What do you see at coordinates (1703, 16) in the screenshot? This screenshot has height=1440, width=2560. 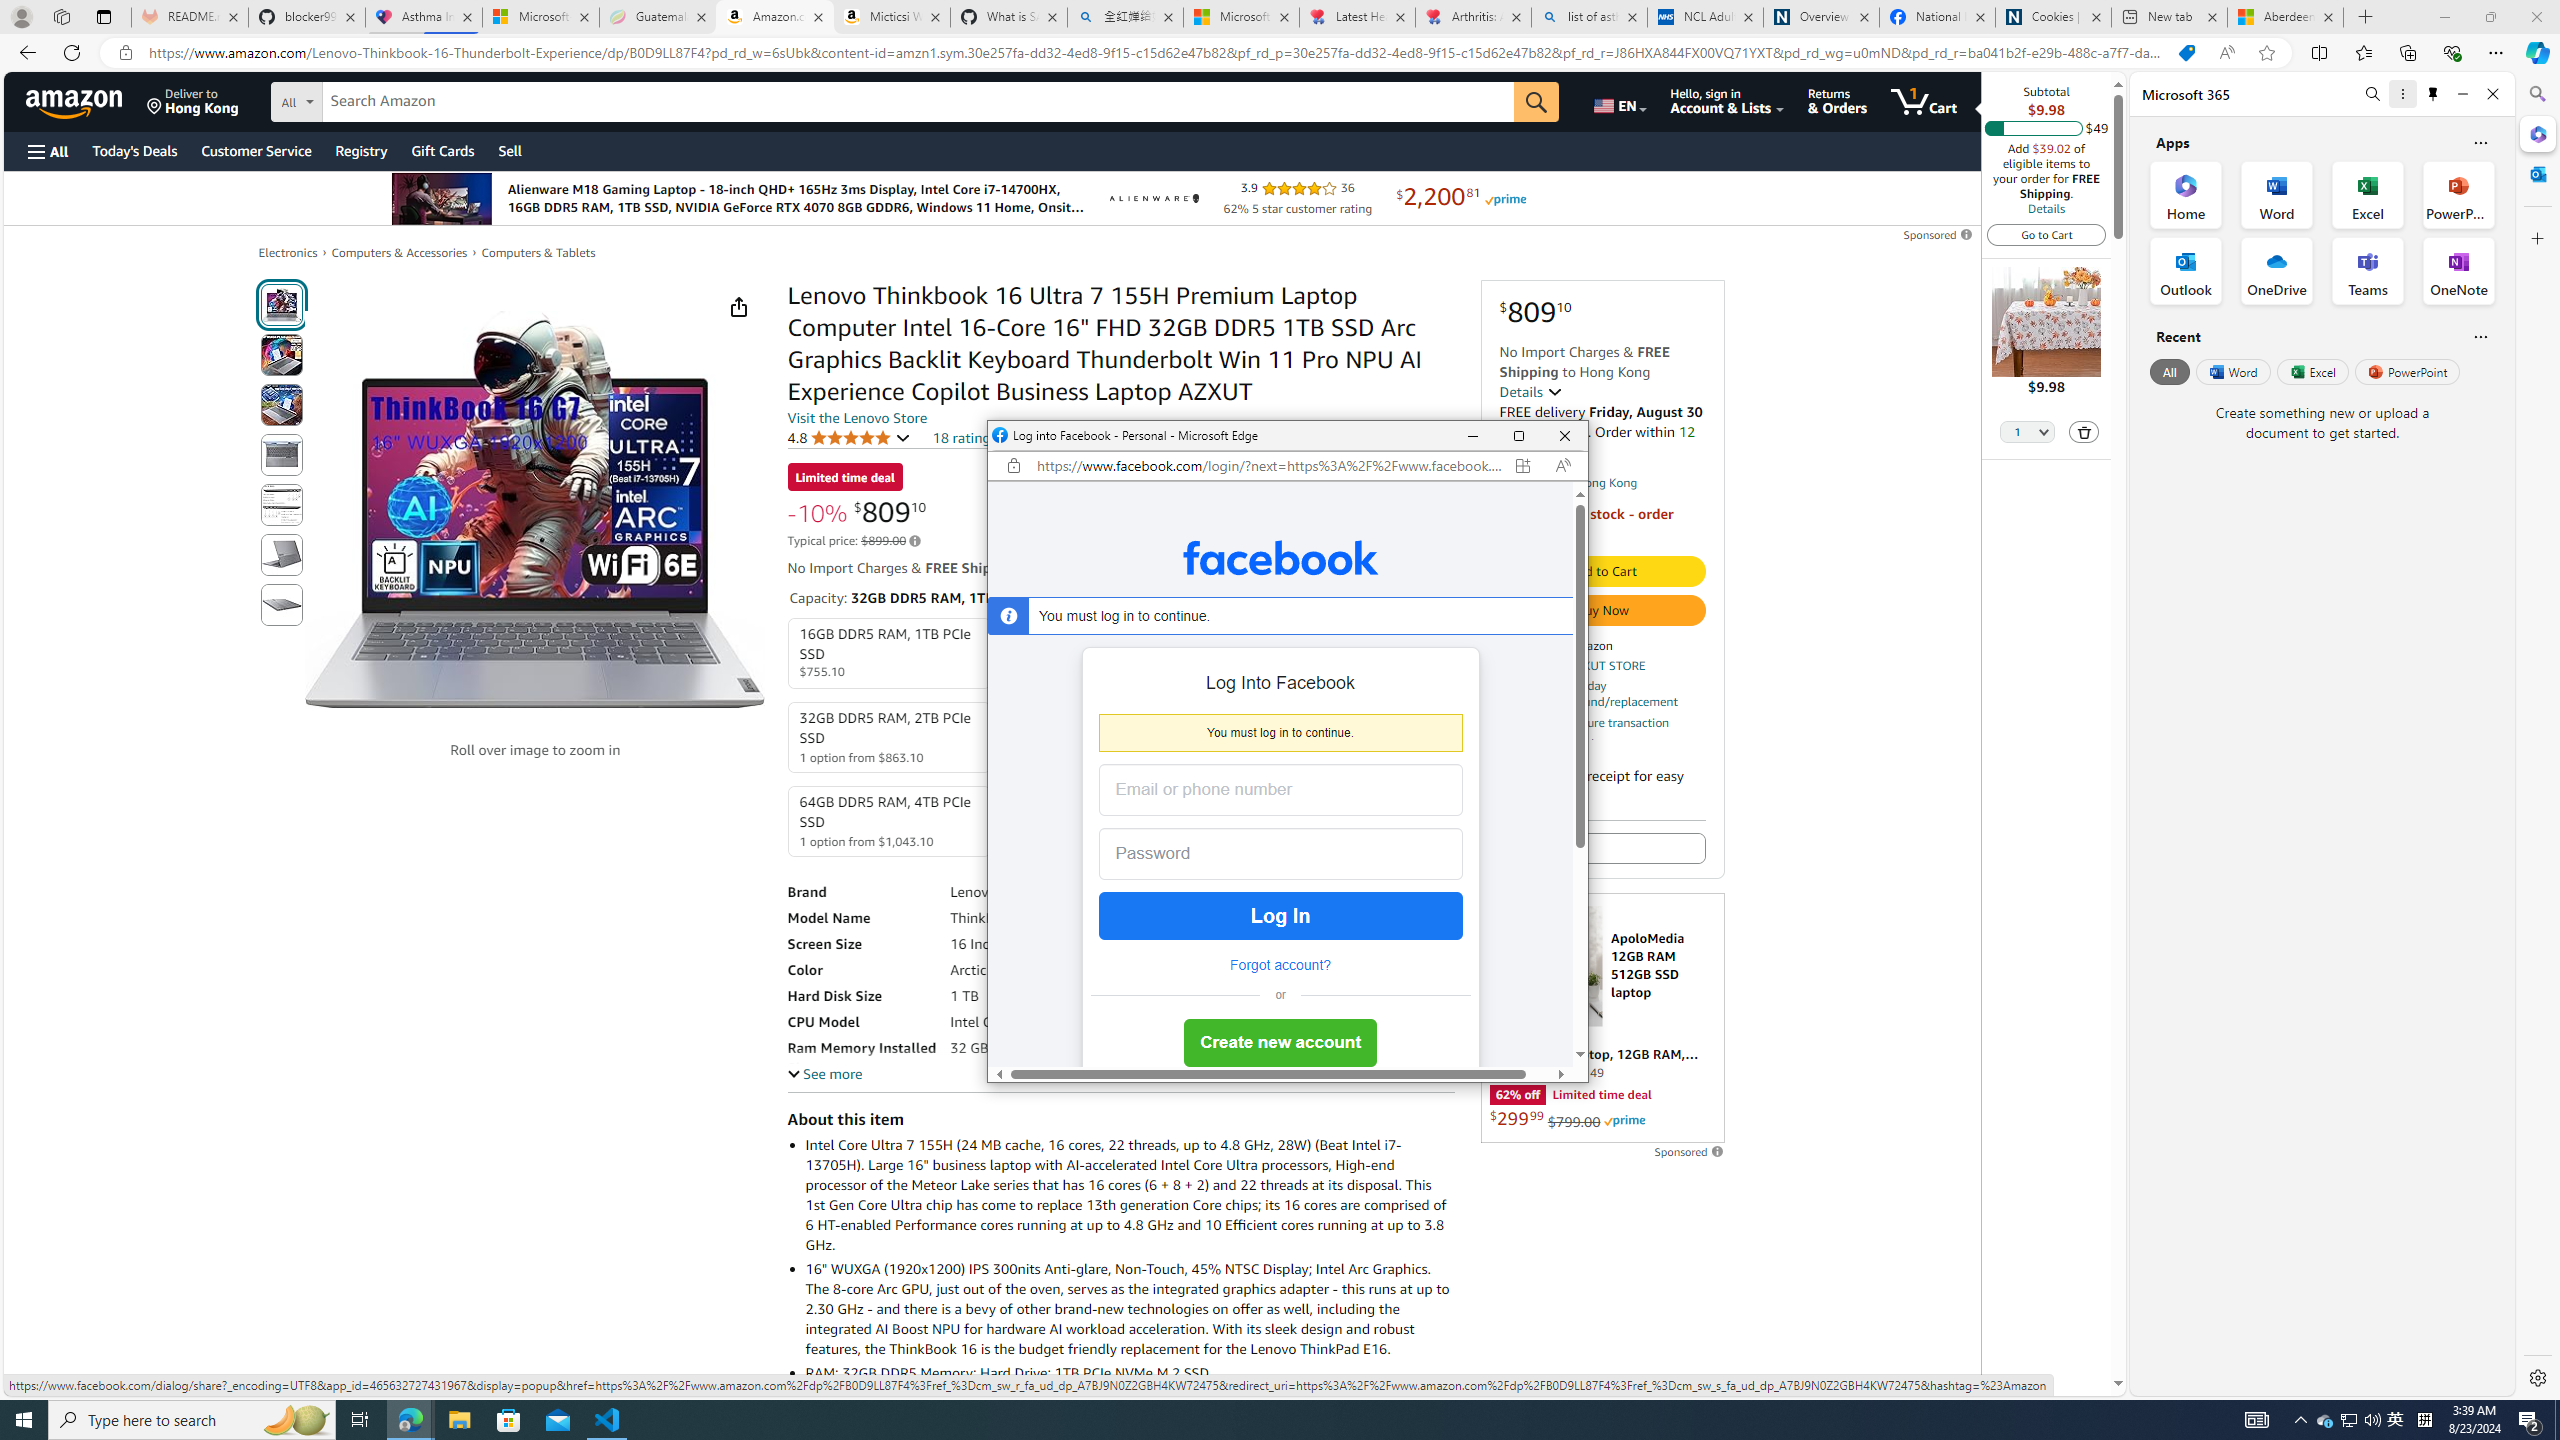 I see `'NCL Adult Asthma Inhaler Choice Guideline'` at bounding box center [1703, 16].